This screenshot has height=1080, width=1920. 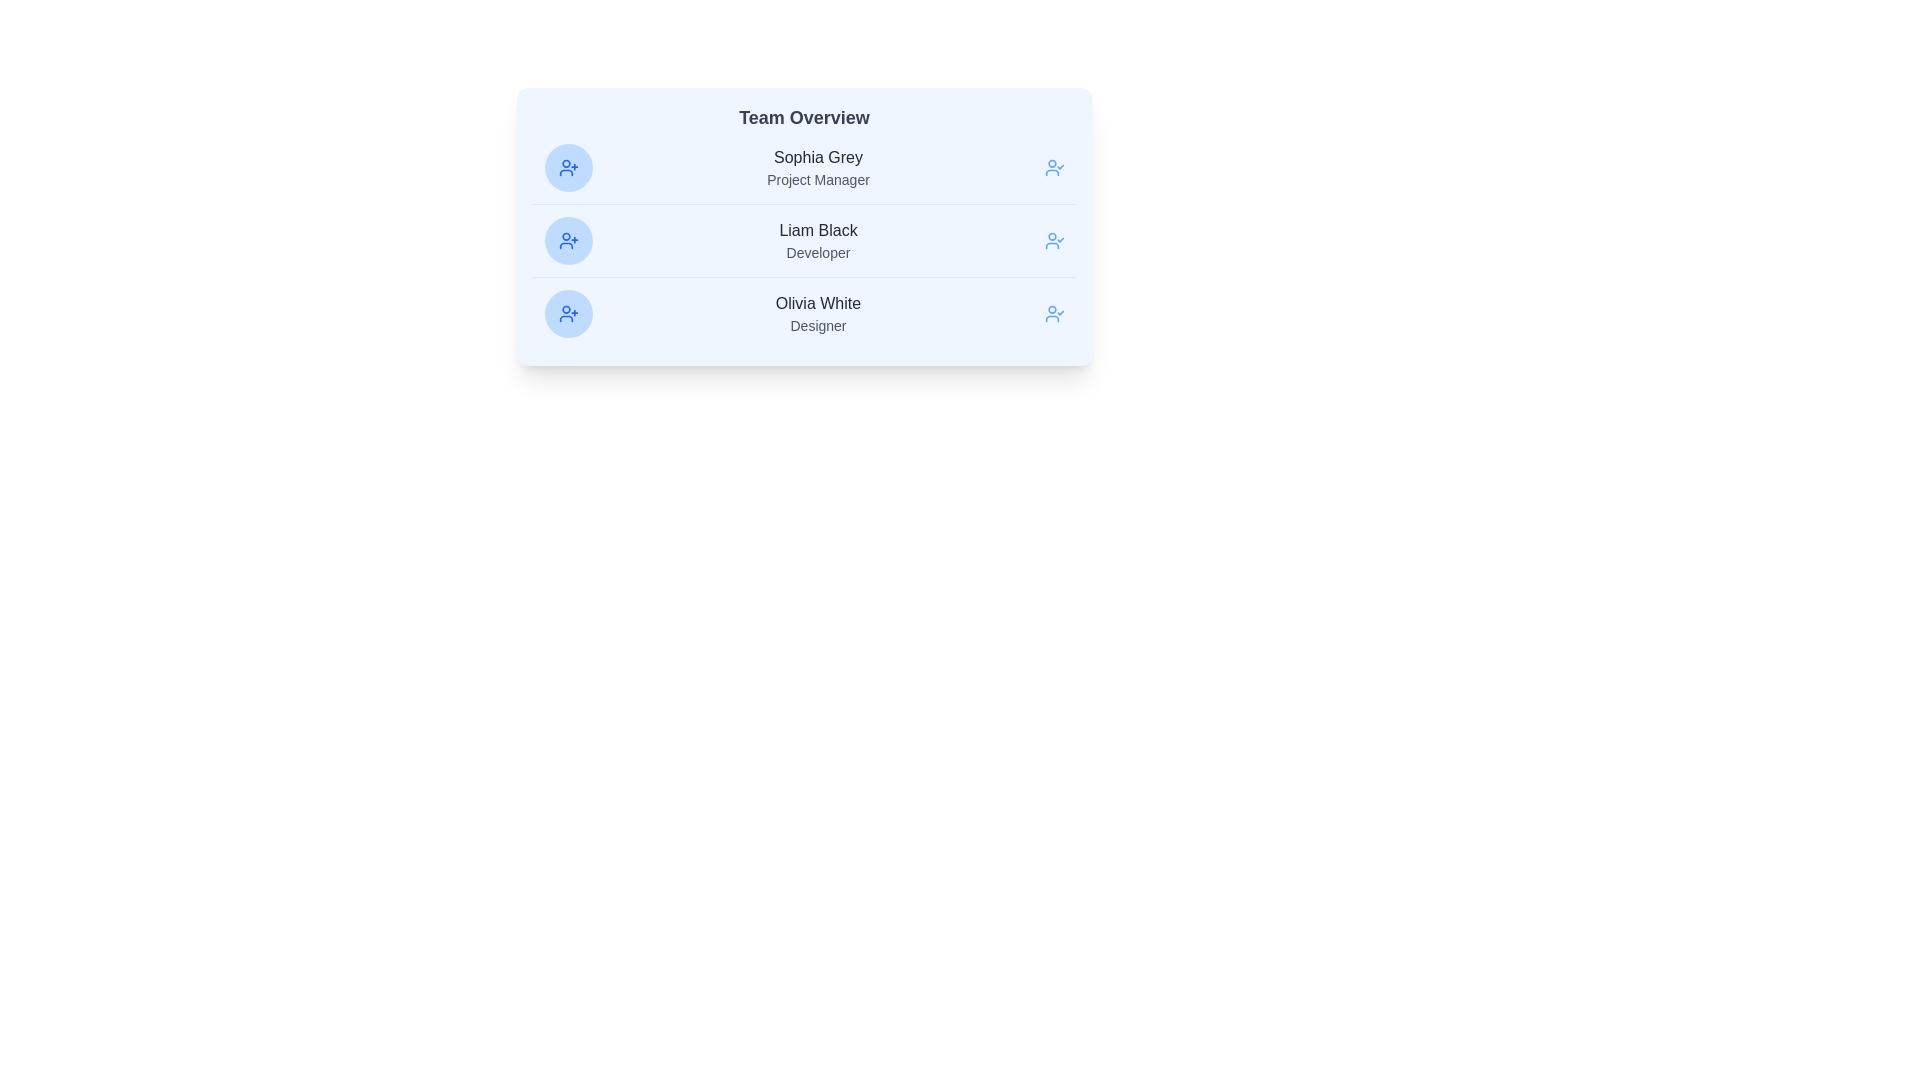 I want to click on the icon button located in the rightmost part of the 'Liam Black' block within the Team Overview section, so click(x=1053, y=239).